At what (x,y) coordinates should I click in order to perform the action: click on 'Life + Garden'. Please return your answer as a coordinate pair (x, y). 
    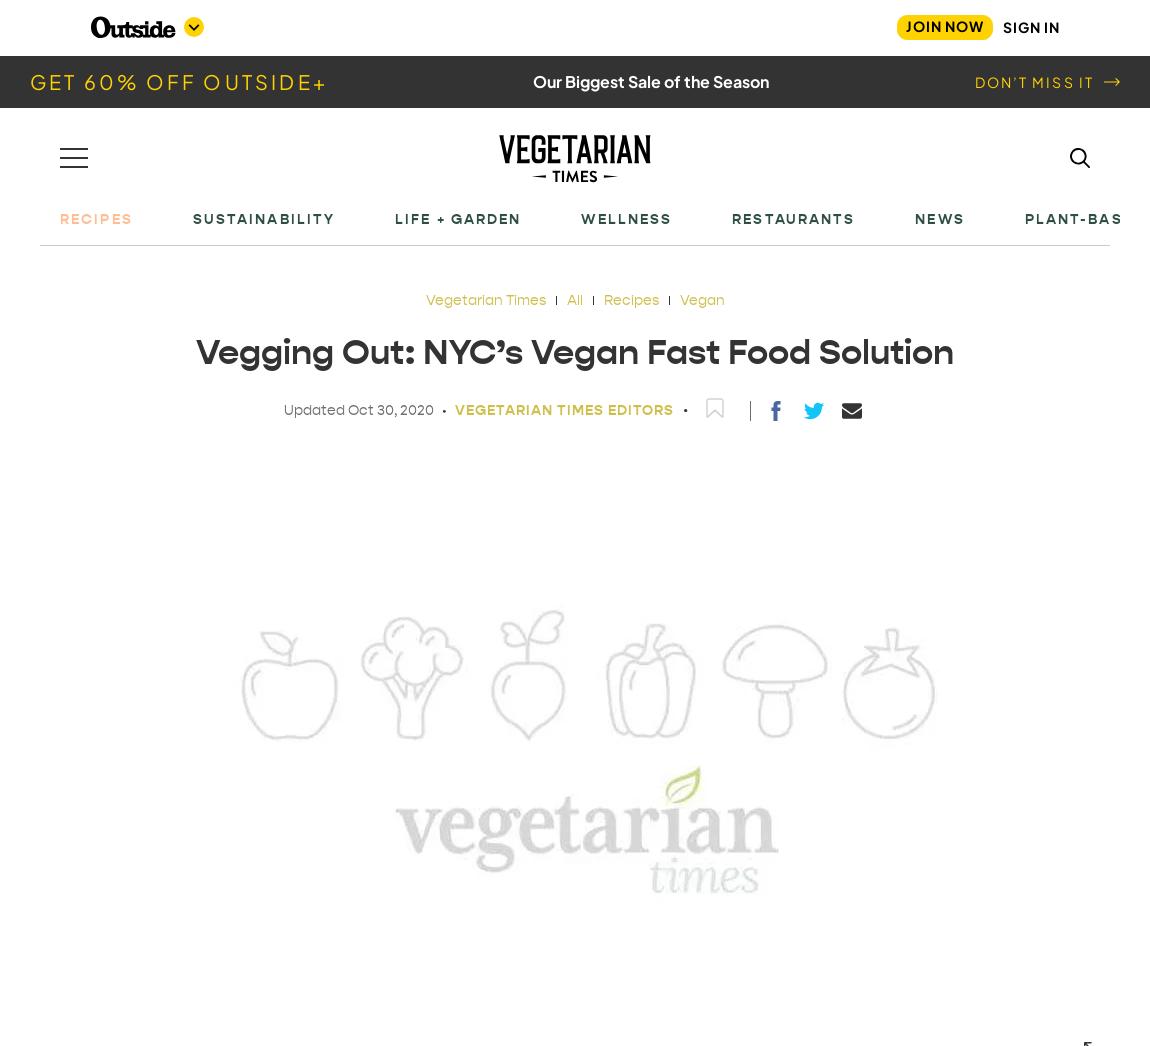
    Looking at the image, I should click on (458, 217).